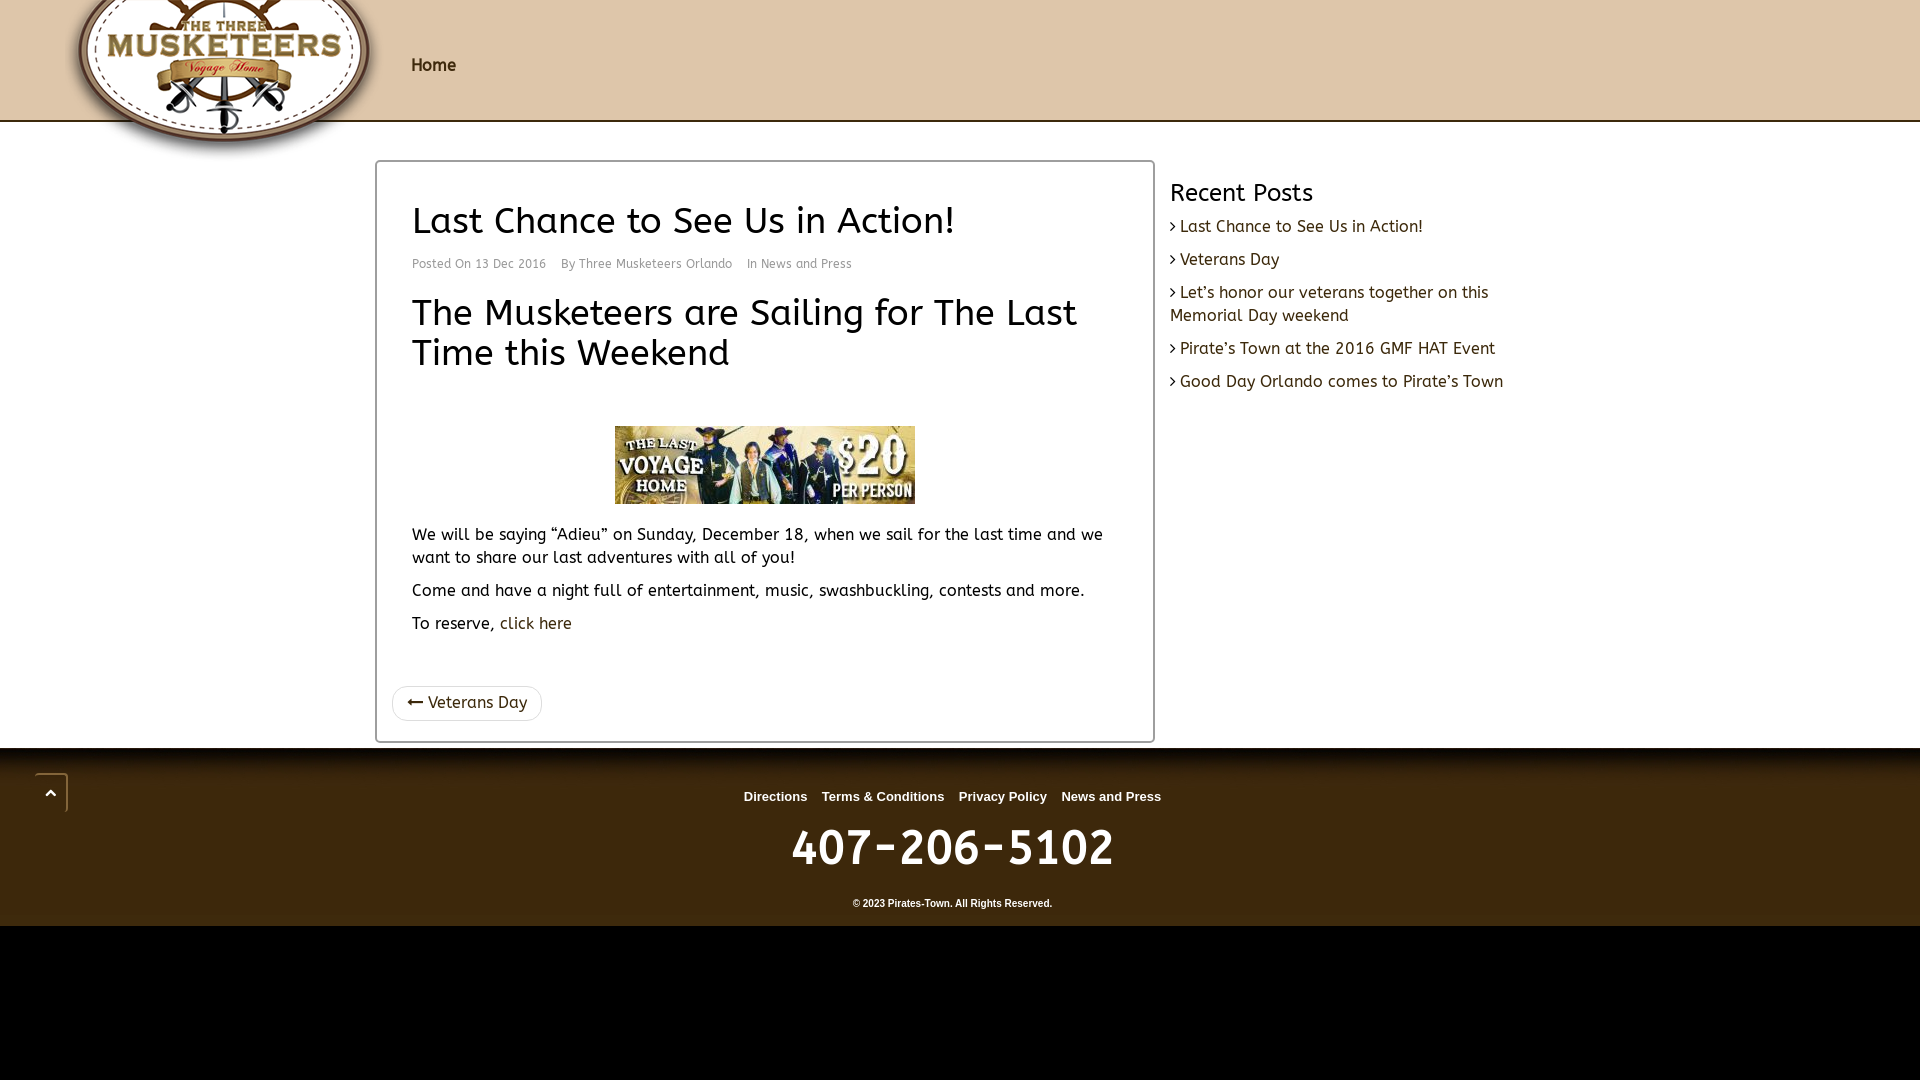  Describe the element at coordinates (432, 64) in the screenshot. I see `'Home'` at that location.